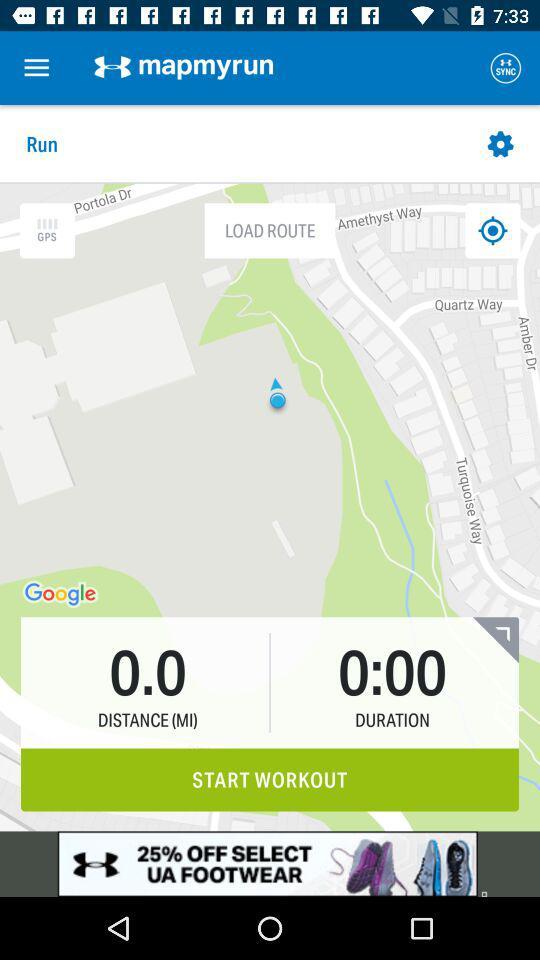 Image resolution: width=540 pixels, height=960 pixels. What do you see at coordinates (270, 863) in the screenshot?
I see `advertisement` at bounding box center [270, 863].